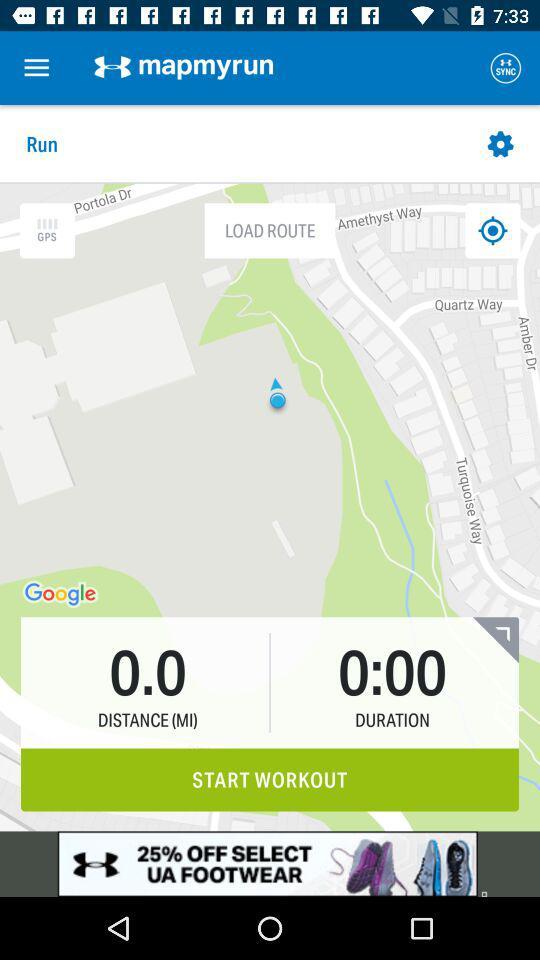 Image resolution: width=540 pixels, height=960 pixels. What do you see at coordinates (270, 863) in the screenshot?
I see `advertisement` at bounding box center [270, 863].